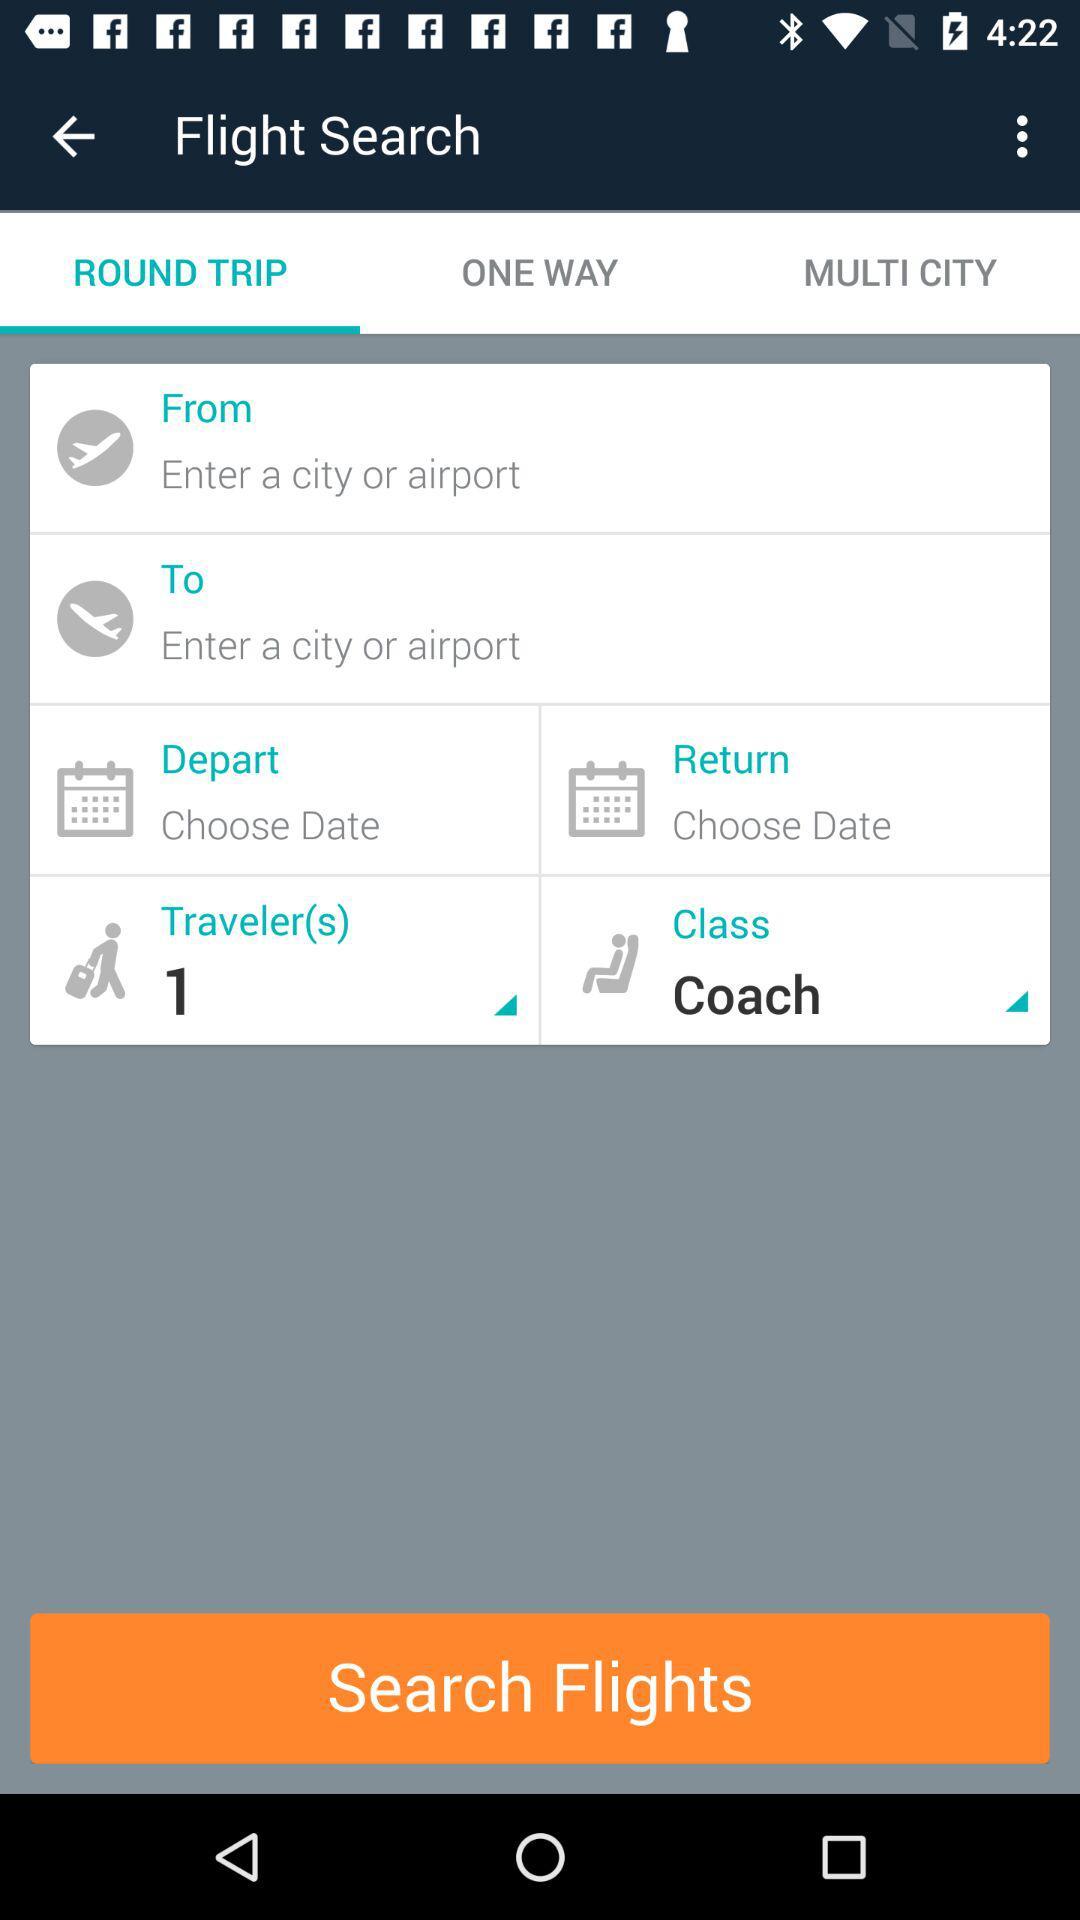  I want to click on the item to the right of the one way item, so click(898, 272).